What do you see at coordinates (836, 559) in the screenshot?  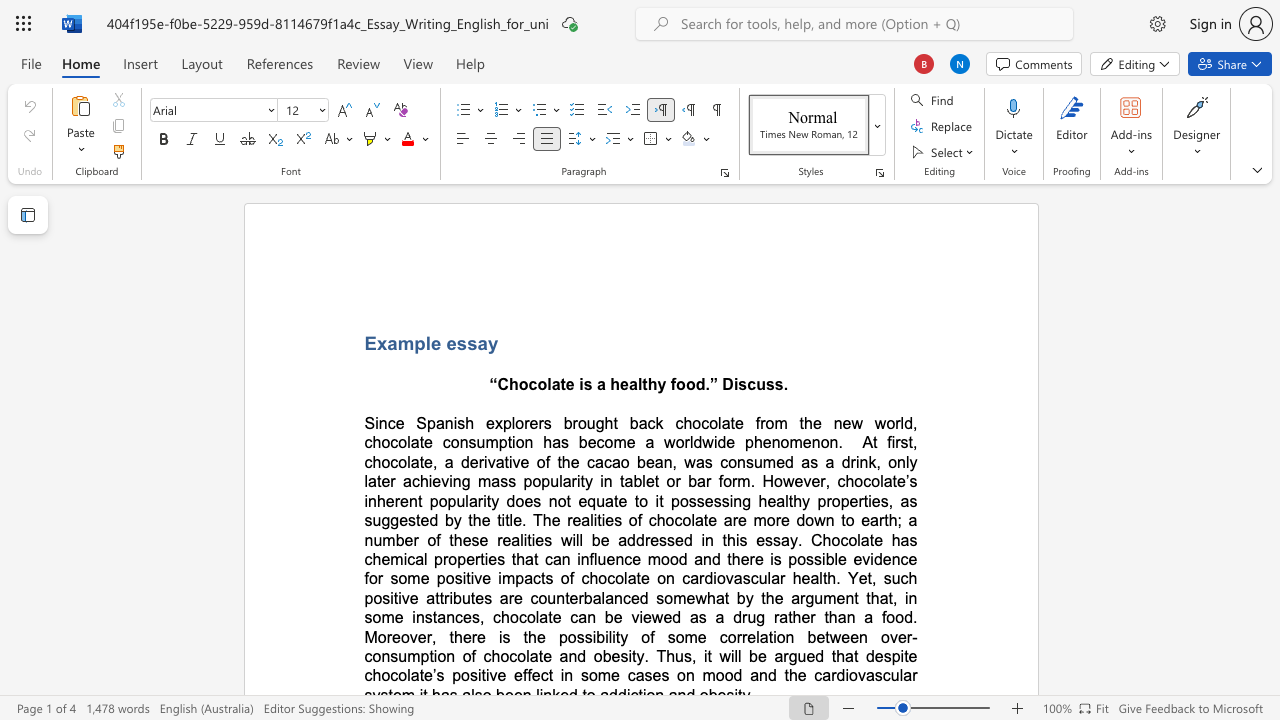 I see `the 1th character "l" in the text` at bounding box center [836, 559].